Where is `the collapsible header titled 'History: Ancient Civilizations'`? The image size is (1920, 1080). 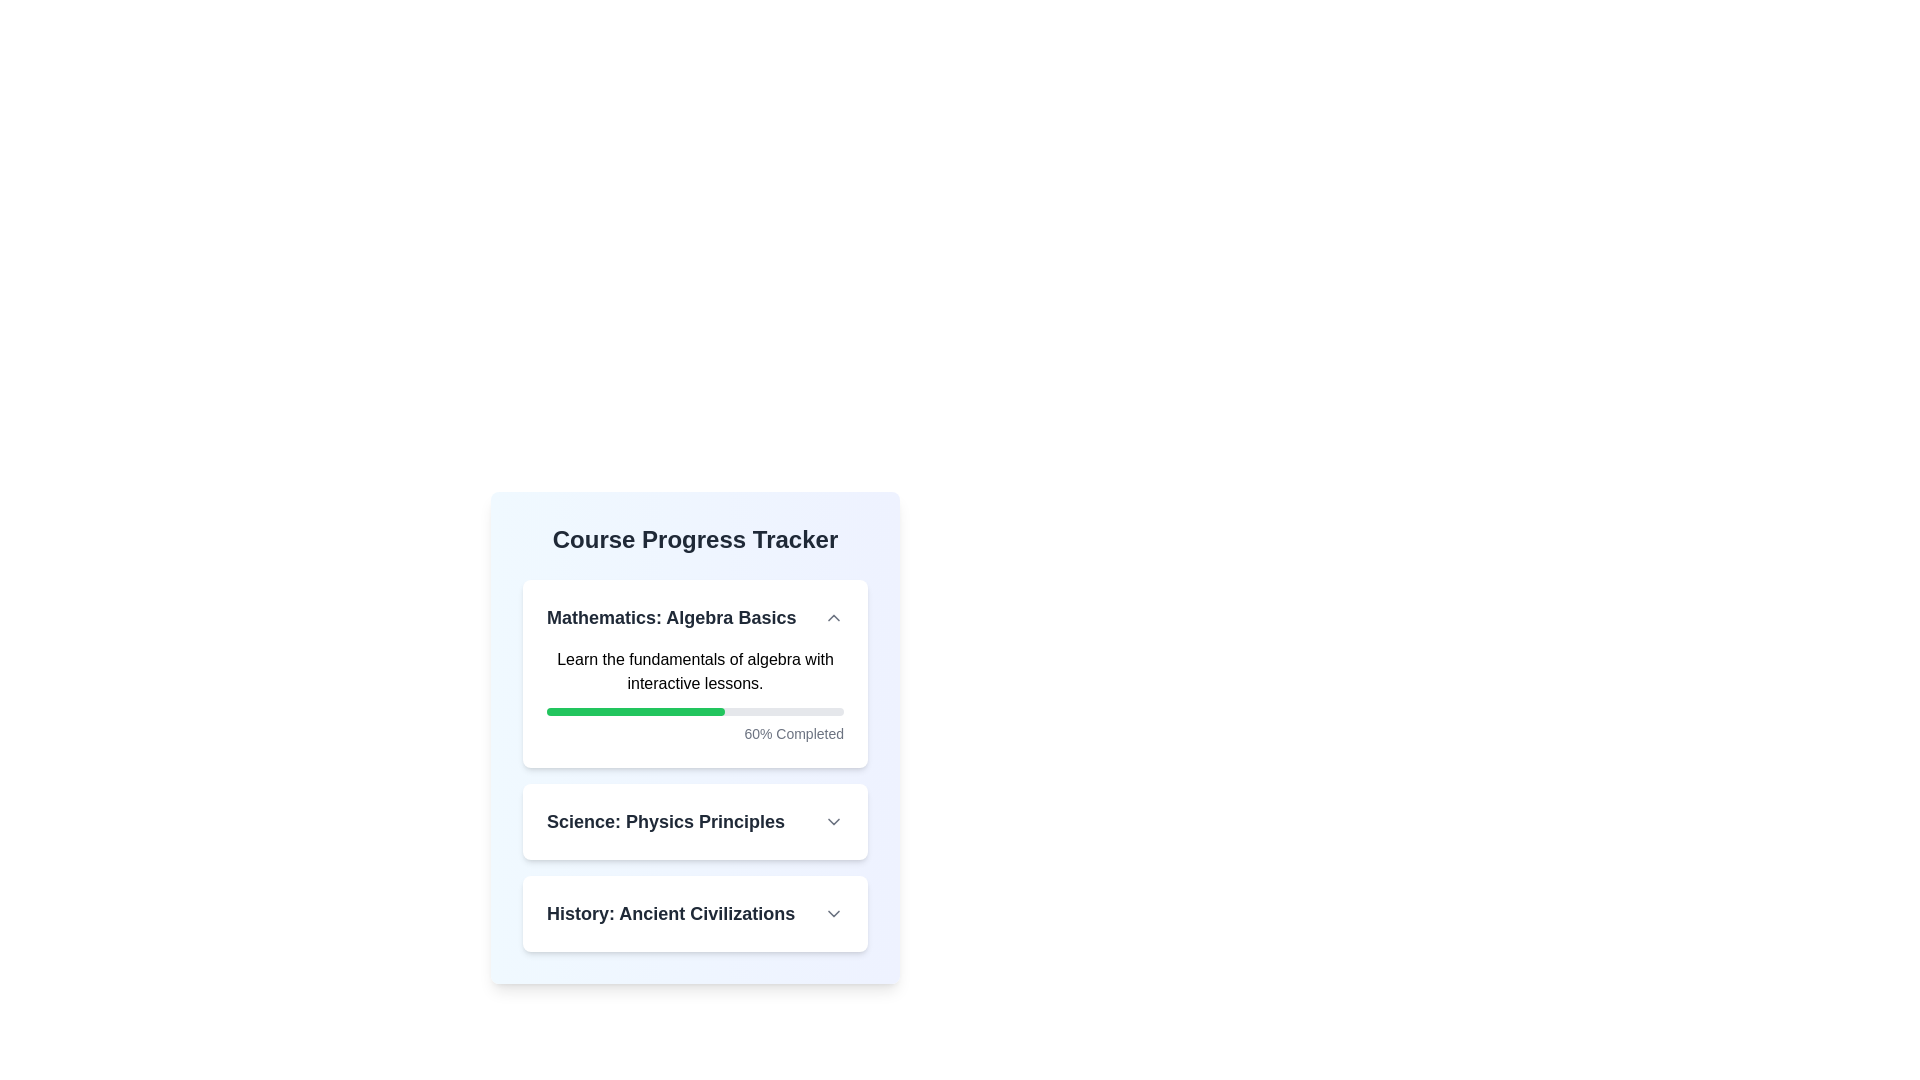
the collapsible header titled 'History: Ancient Civilizations' is located at coordinates (695, 914).